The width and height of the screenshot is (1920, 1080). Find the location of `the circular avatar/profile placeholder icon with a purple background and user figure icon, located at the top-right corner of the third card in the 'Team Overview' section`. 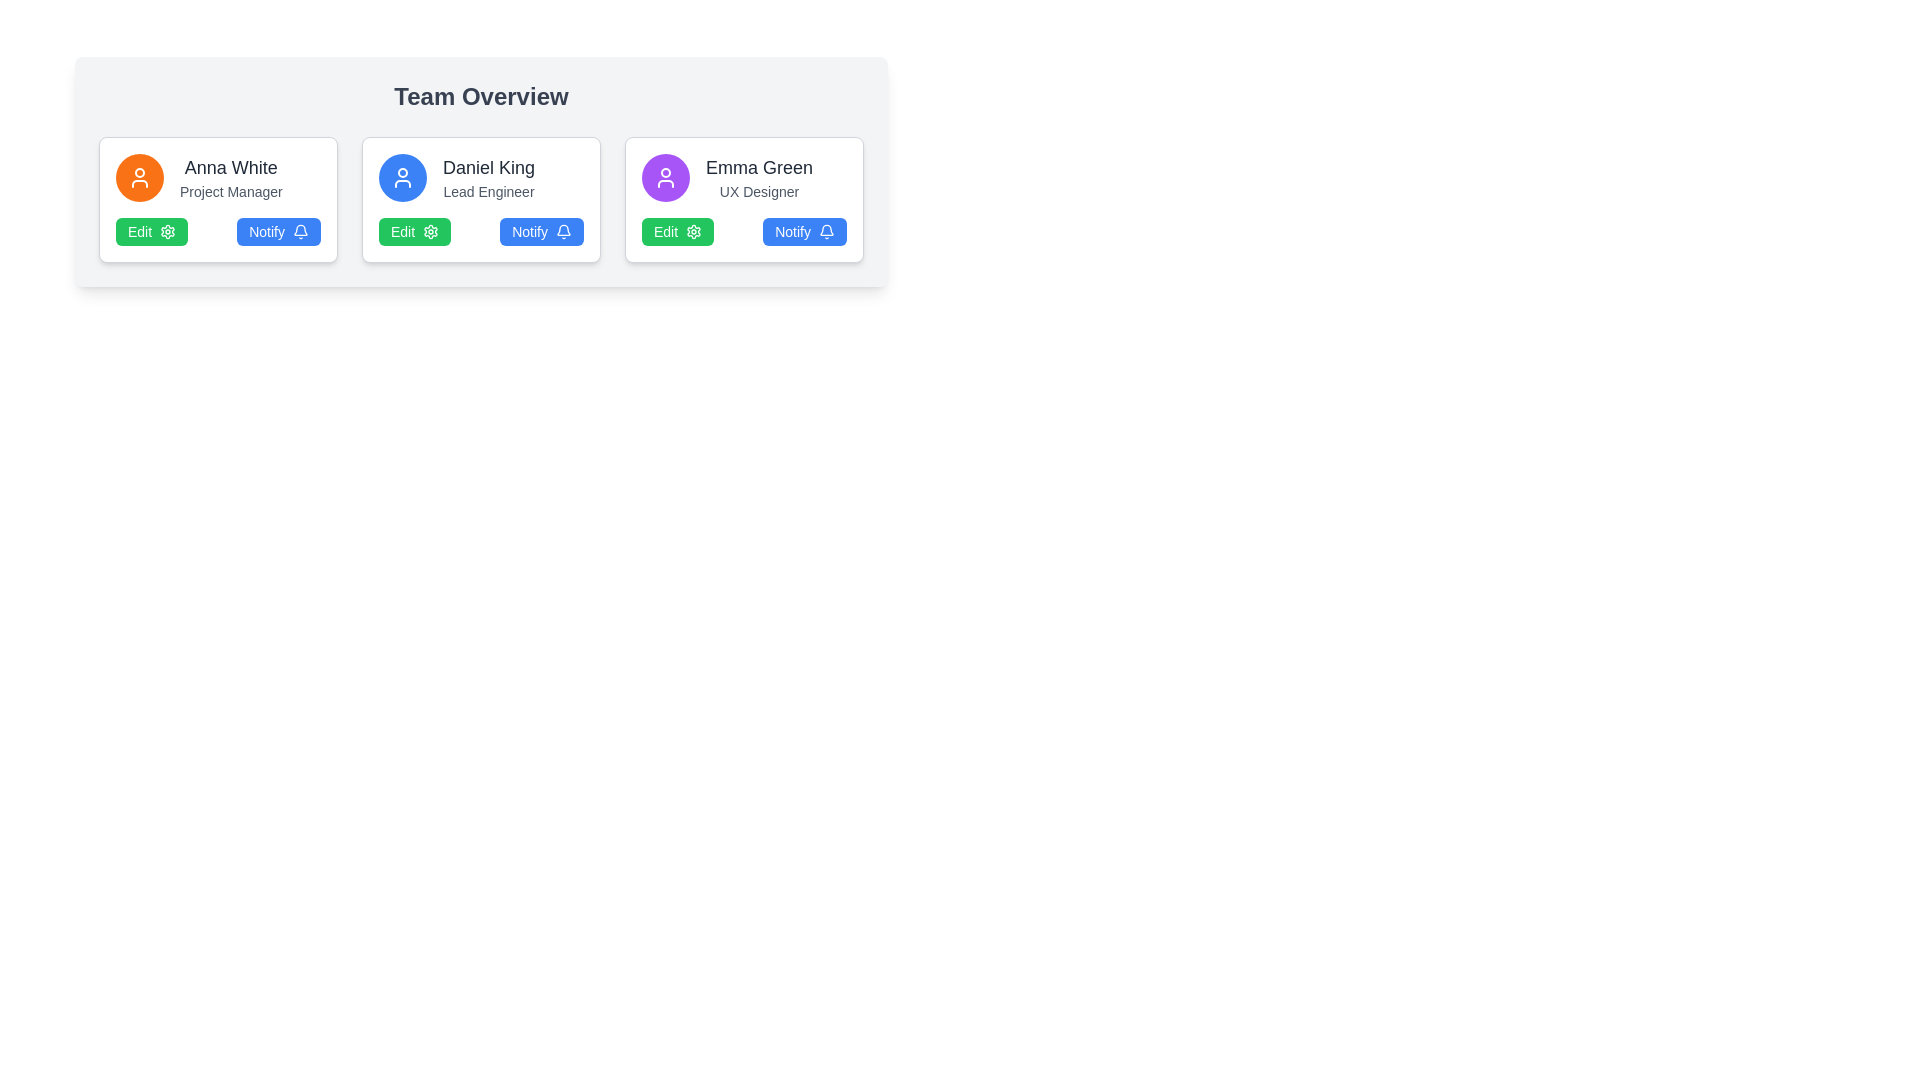

the circular avatar/profile placeholder icon with a purple background and user figure icon, located at the top-right corner of the third card in the 'Team Overview' section is located at coordinates (666, 176).